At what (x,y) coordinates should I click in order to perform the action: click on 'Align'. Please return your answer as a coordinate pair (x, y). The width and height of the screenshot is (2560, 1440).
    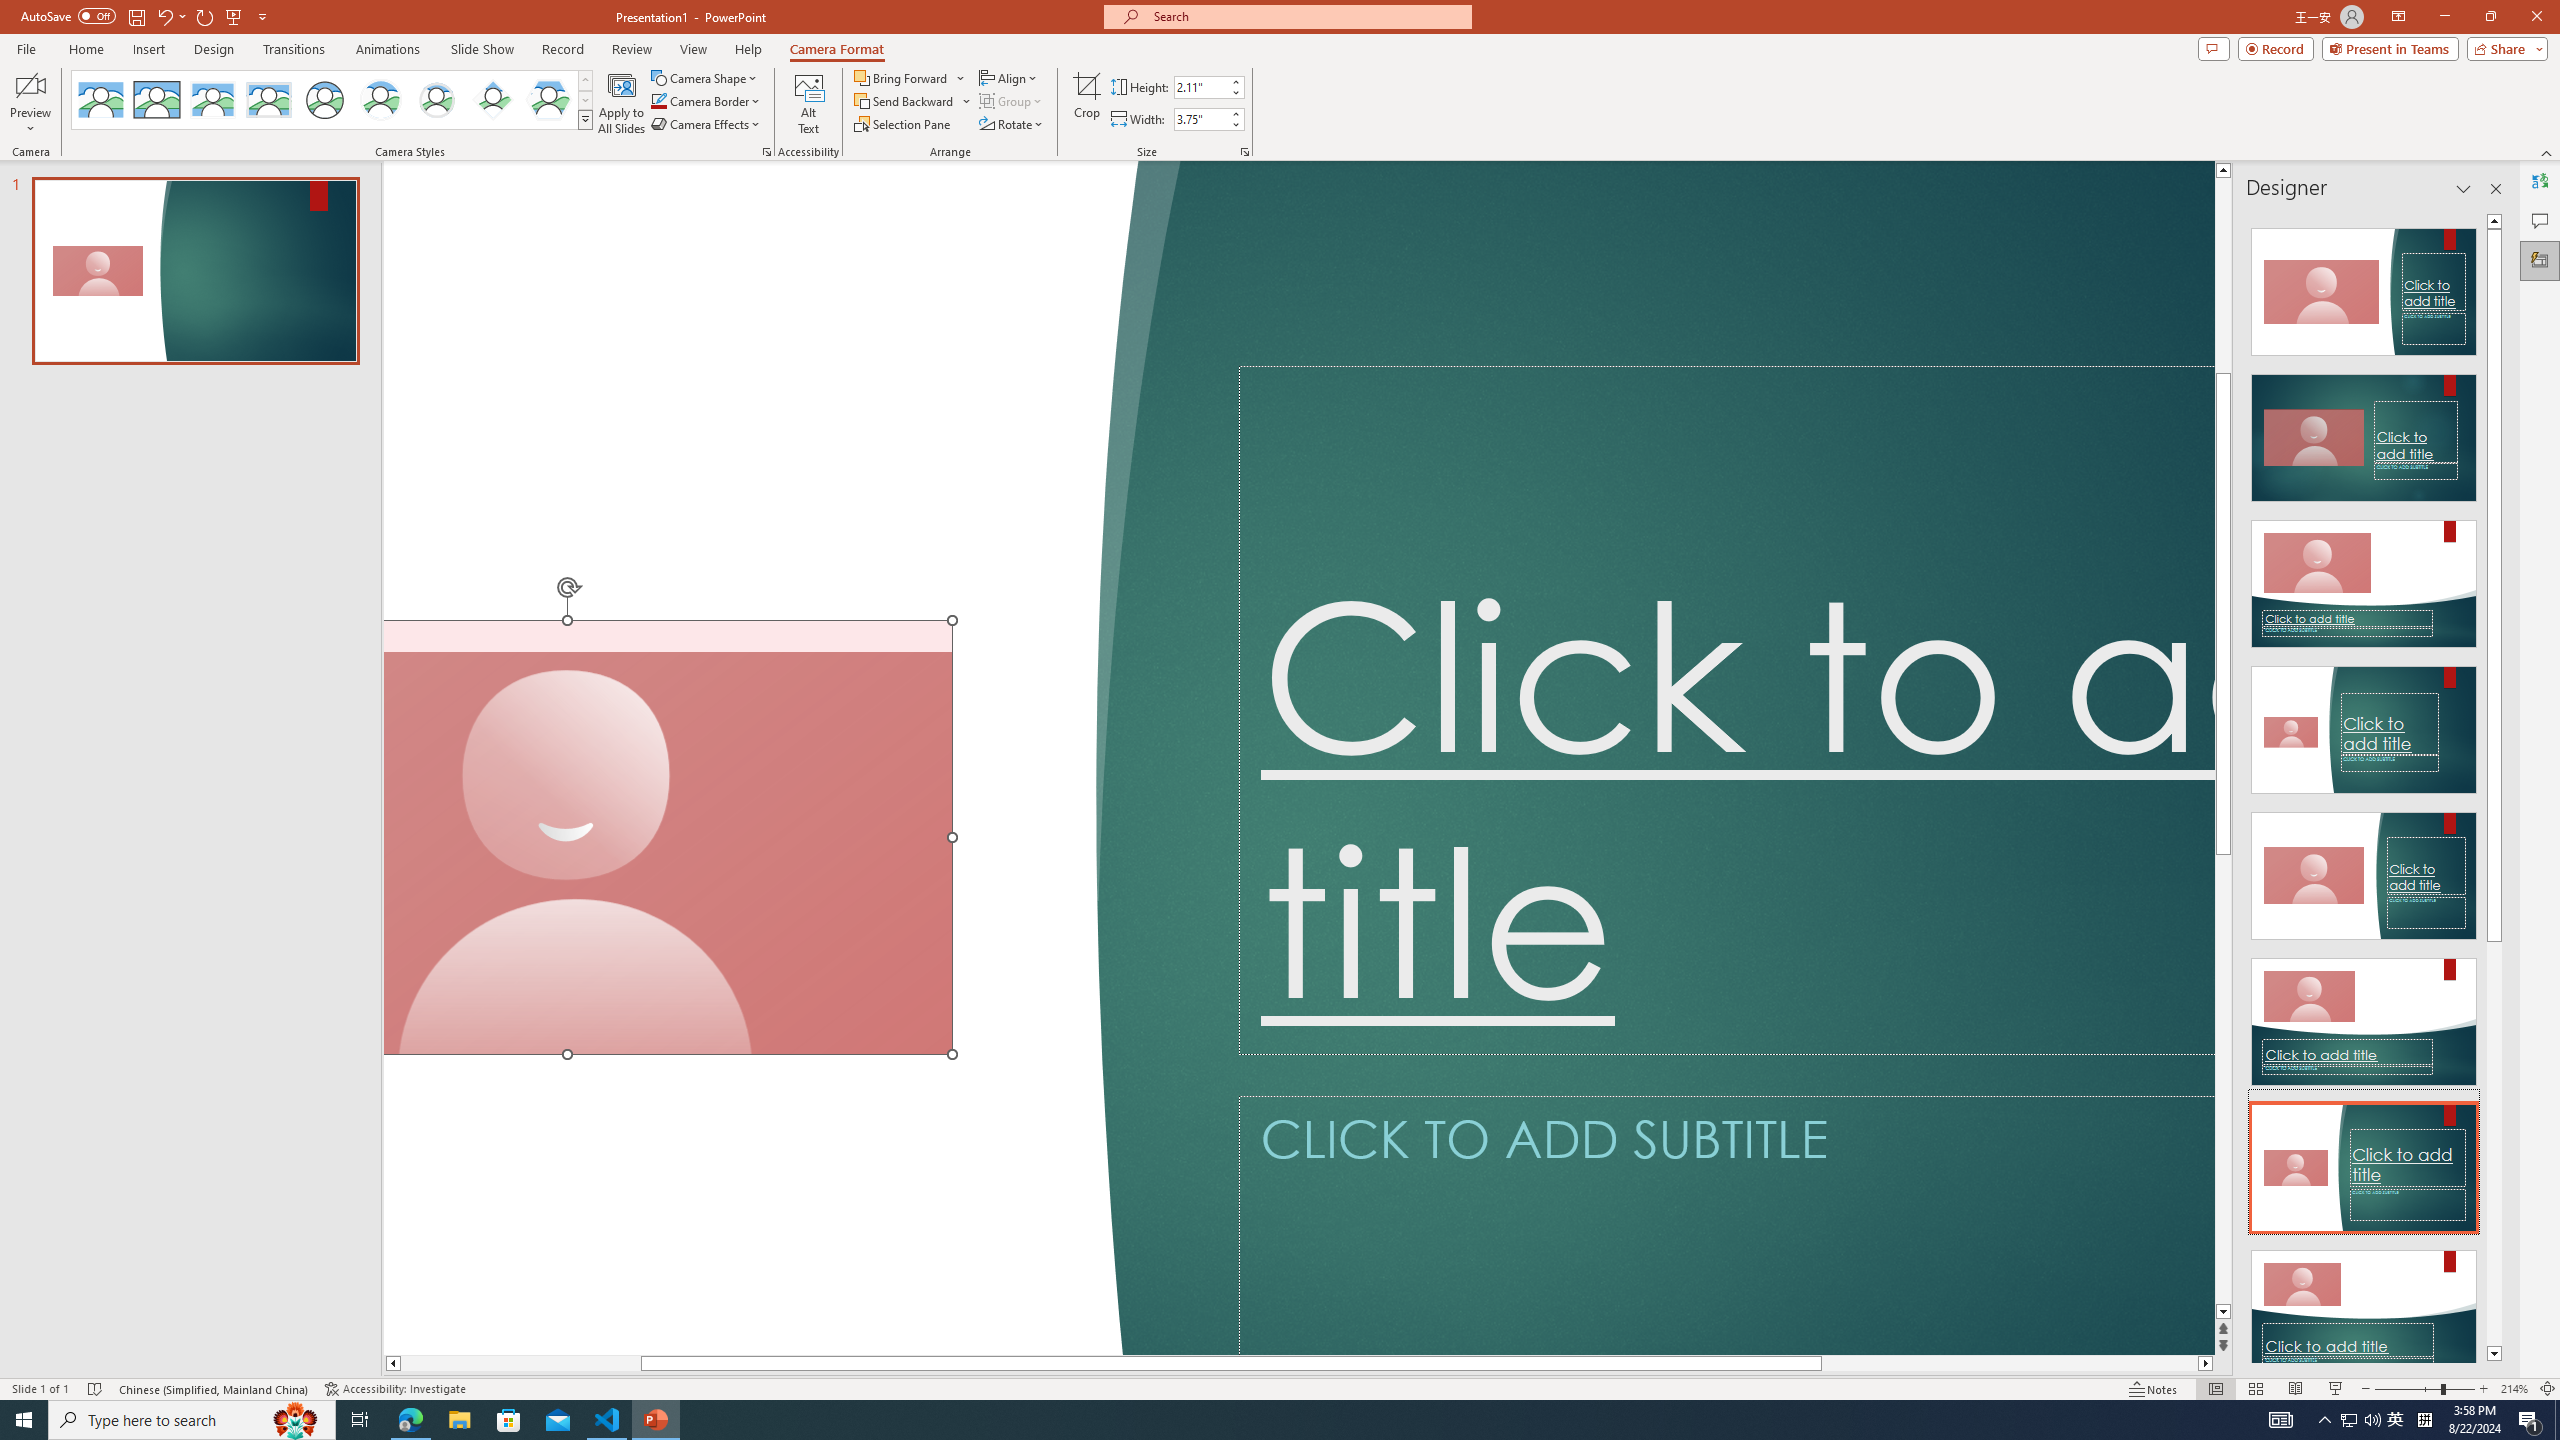
    Looking at the image, I should click on (1008, 77).